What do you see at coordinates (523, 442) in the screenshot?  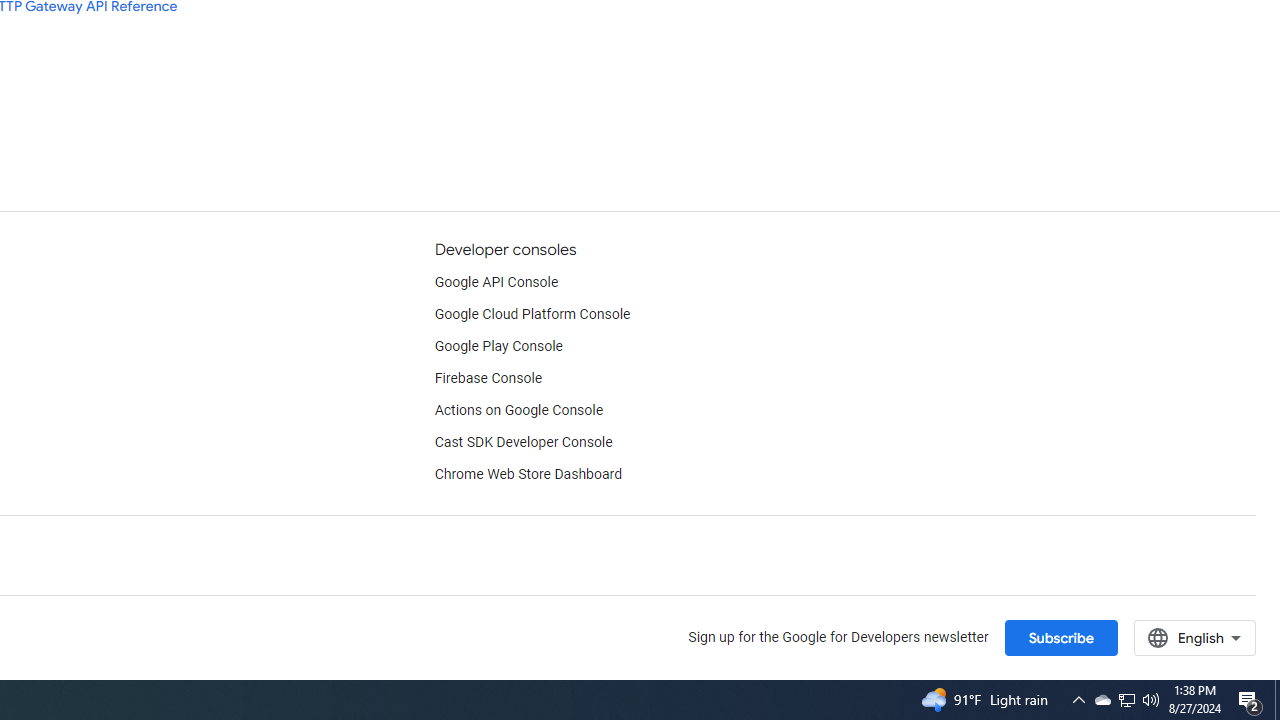 I see `'Cast SDK Developer Console'` at bounding box center [523, 442].